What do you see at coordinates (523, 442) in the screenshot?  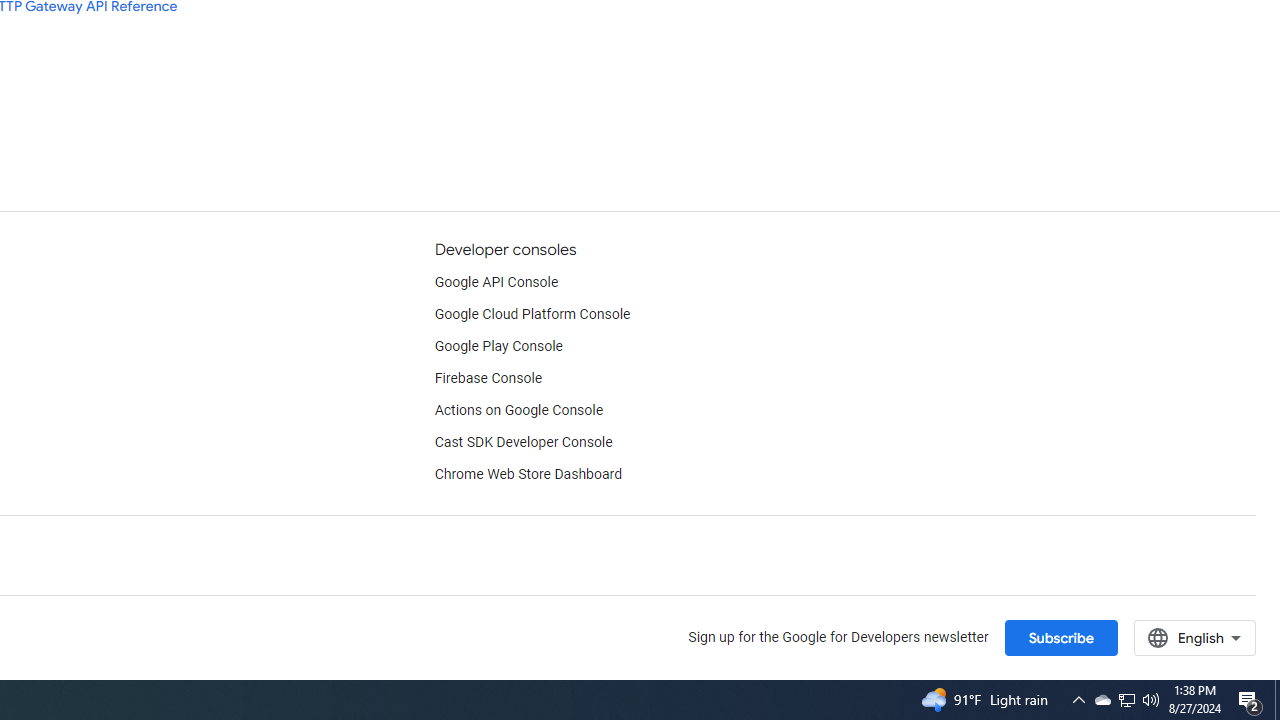 I see `'Cast SDK Developer Console'` at bounding box center [523, 442].